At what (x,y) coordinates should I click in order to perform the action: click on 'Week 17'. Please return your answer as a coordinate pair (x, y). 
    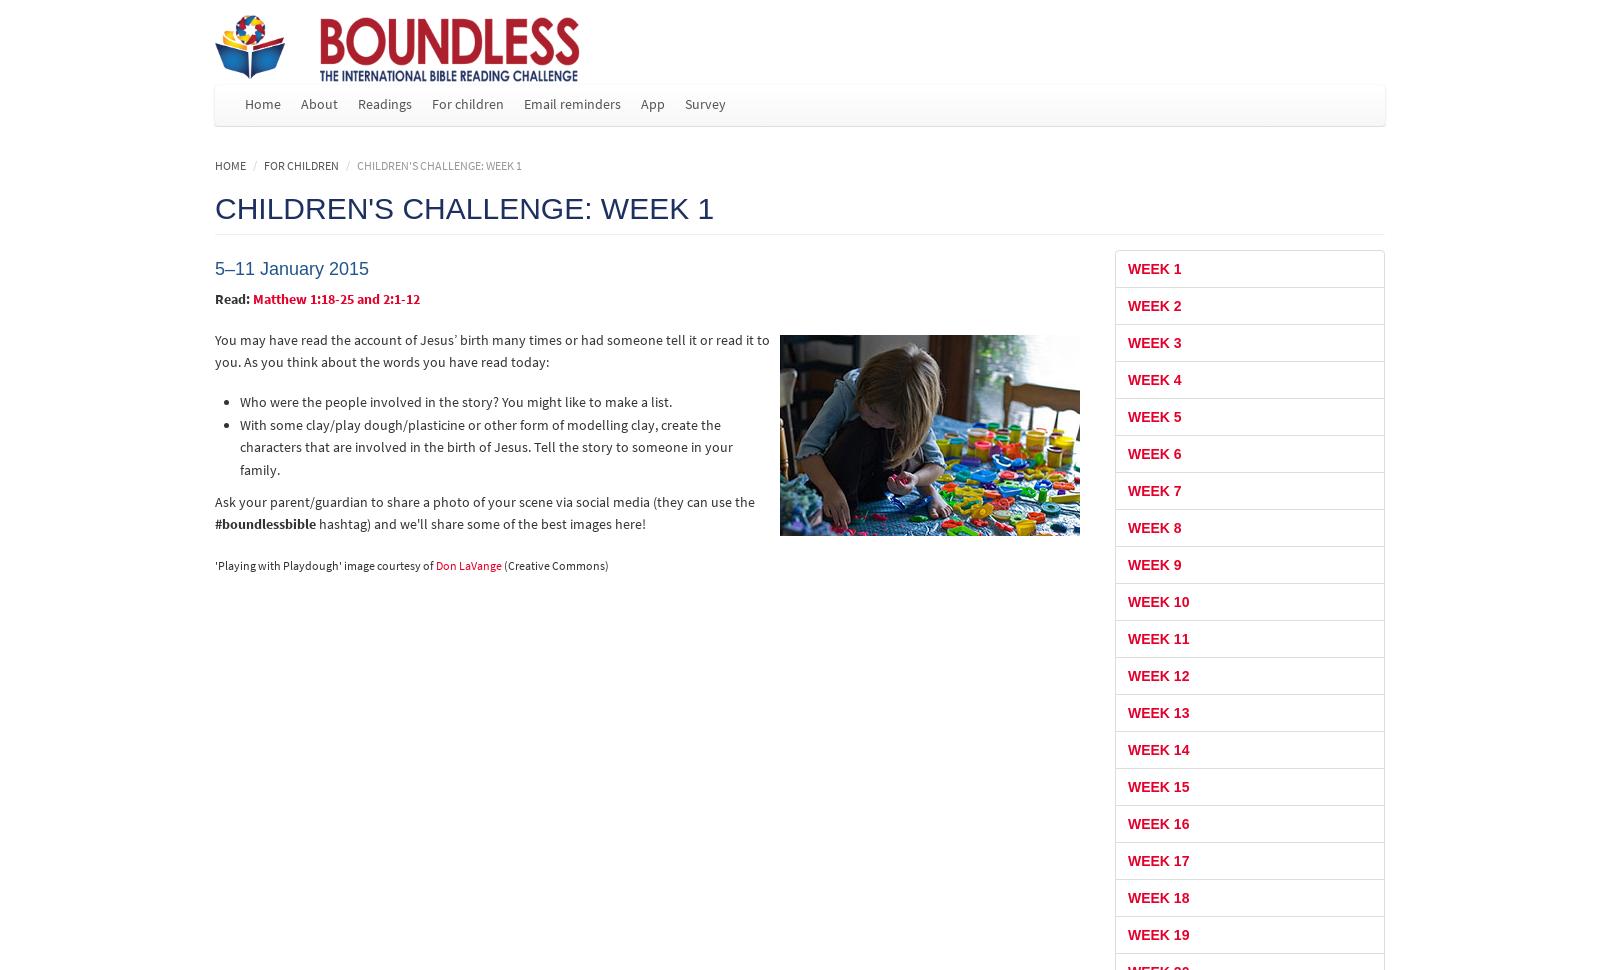
    Looking at the image, I should click on (1158, 859).